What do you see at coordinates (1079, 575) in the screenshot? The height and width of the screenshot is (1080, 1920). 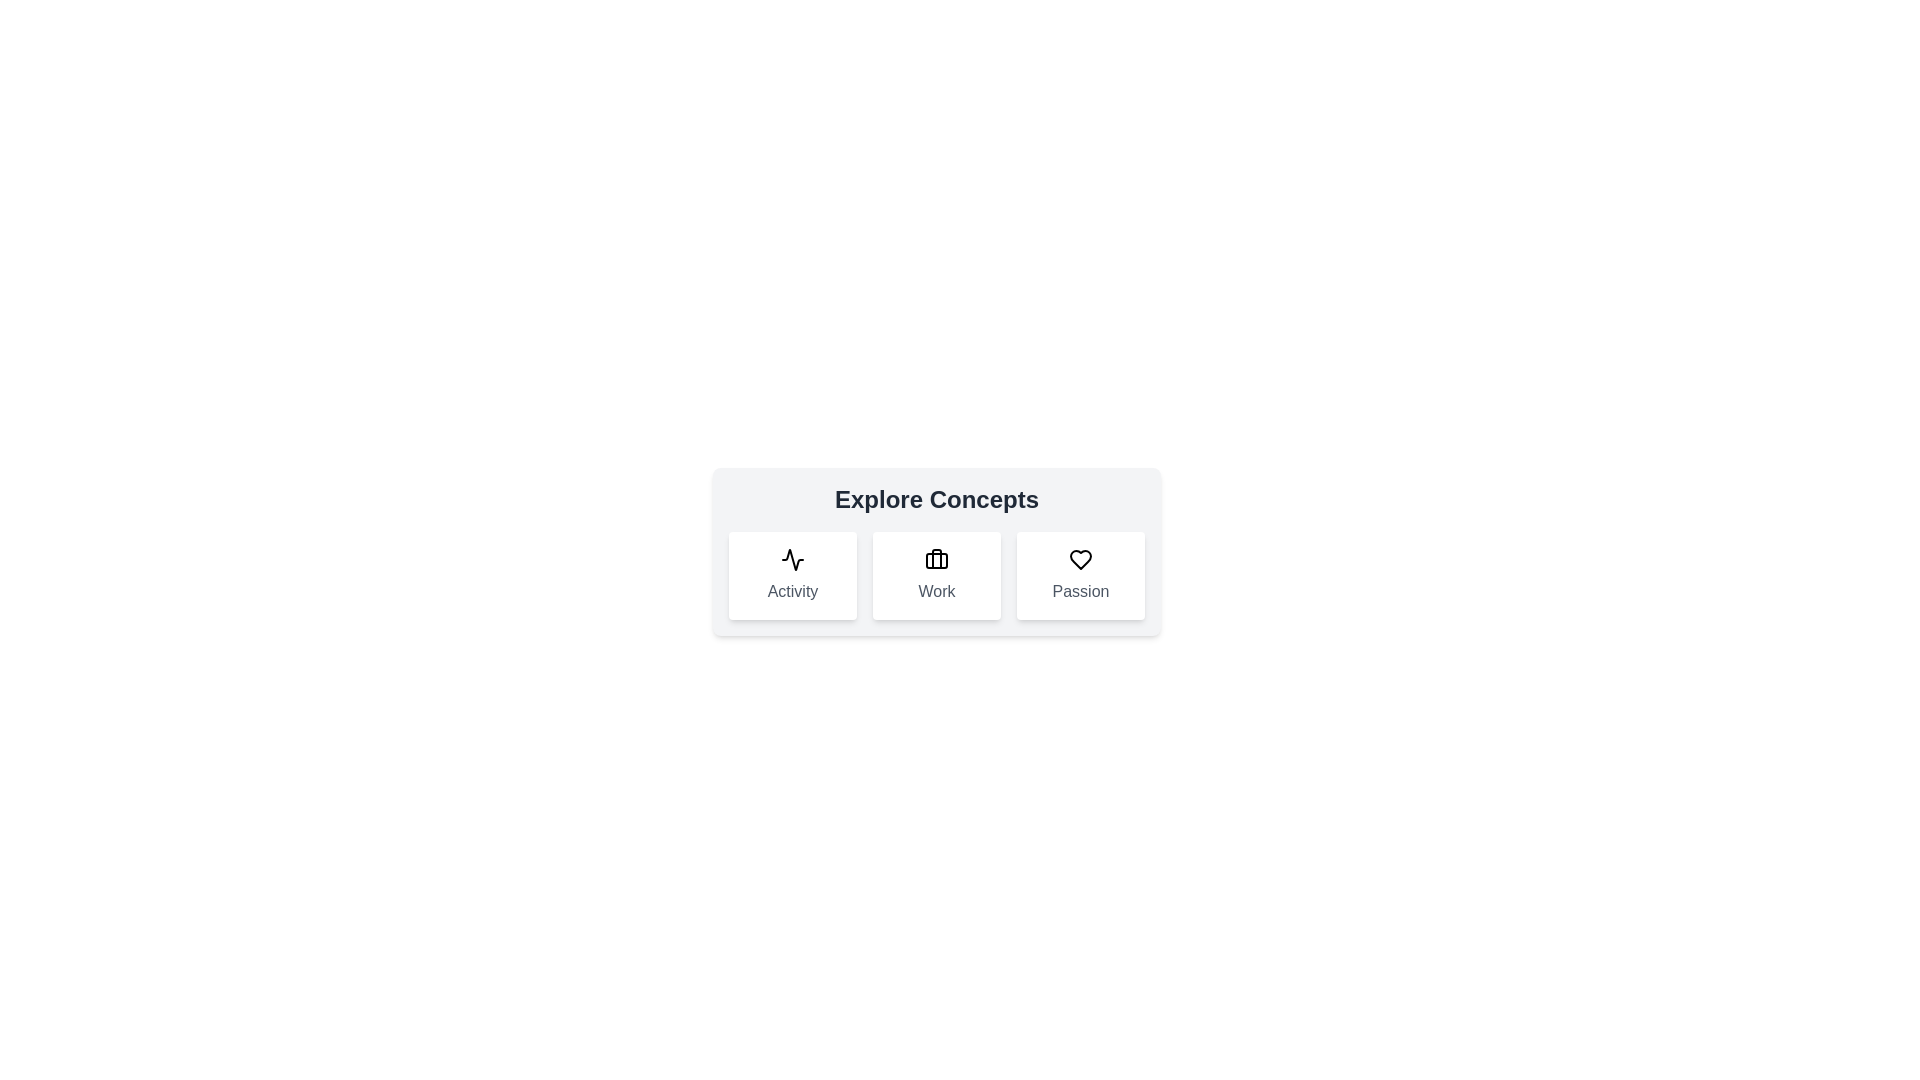 I see `the 'Passion' icon-text grouping element, which is the third card in a horizontal list below the 'Explore Concepts' header` at bounding box center [1079, 575].